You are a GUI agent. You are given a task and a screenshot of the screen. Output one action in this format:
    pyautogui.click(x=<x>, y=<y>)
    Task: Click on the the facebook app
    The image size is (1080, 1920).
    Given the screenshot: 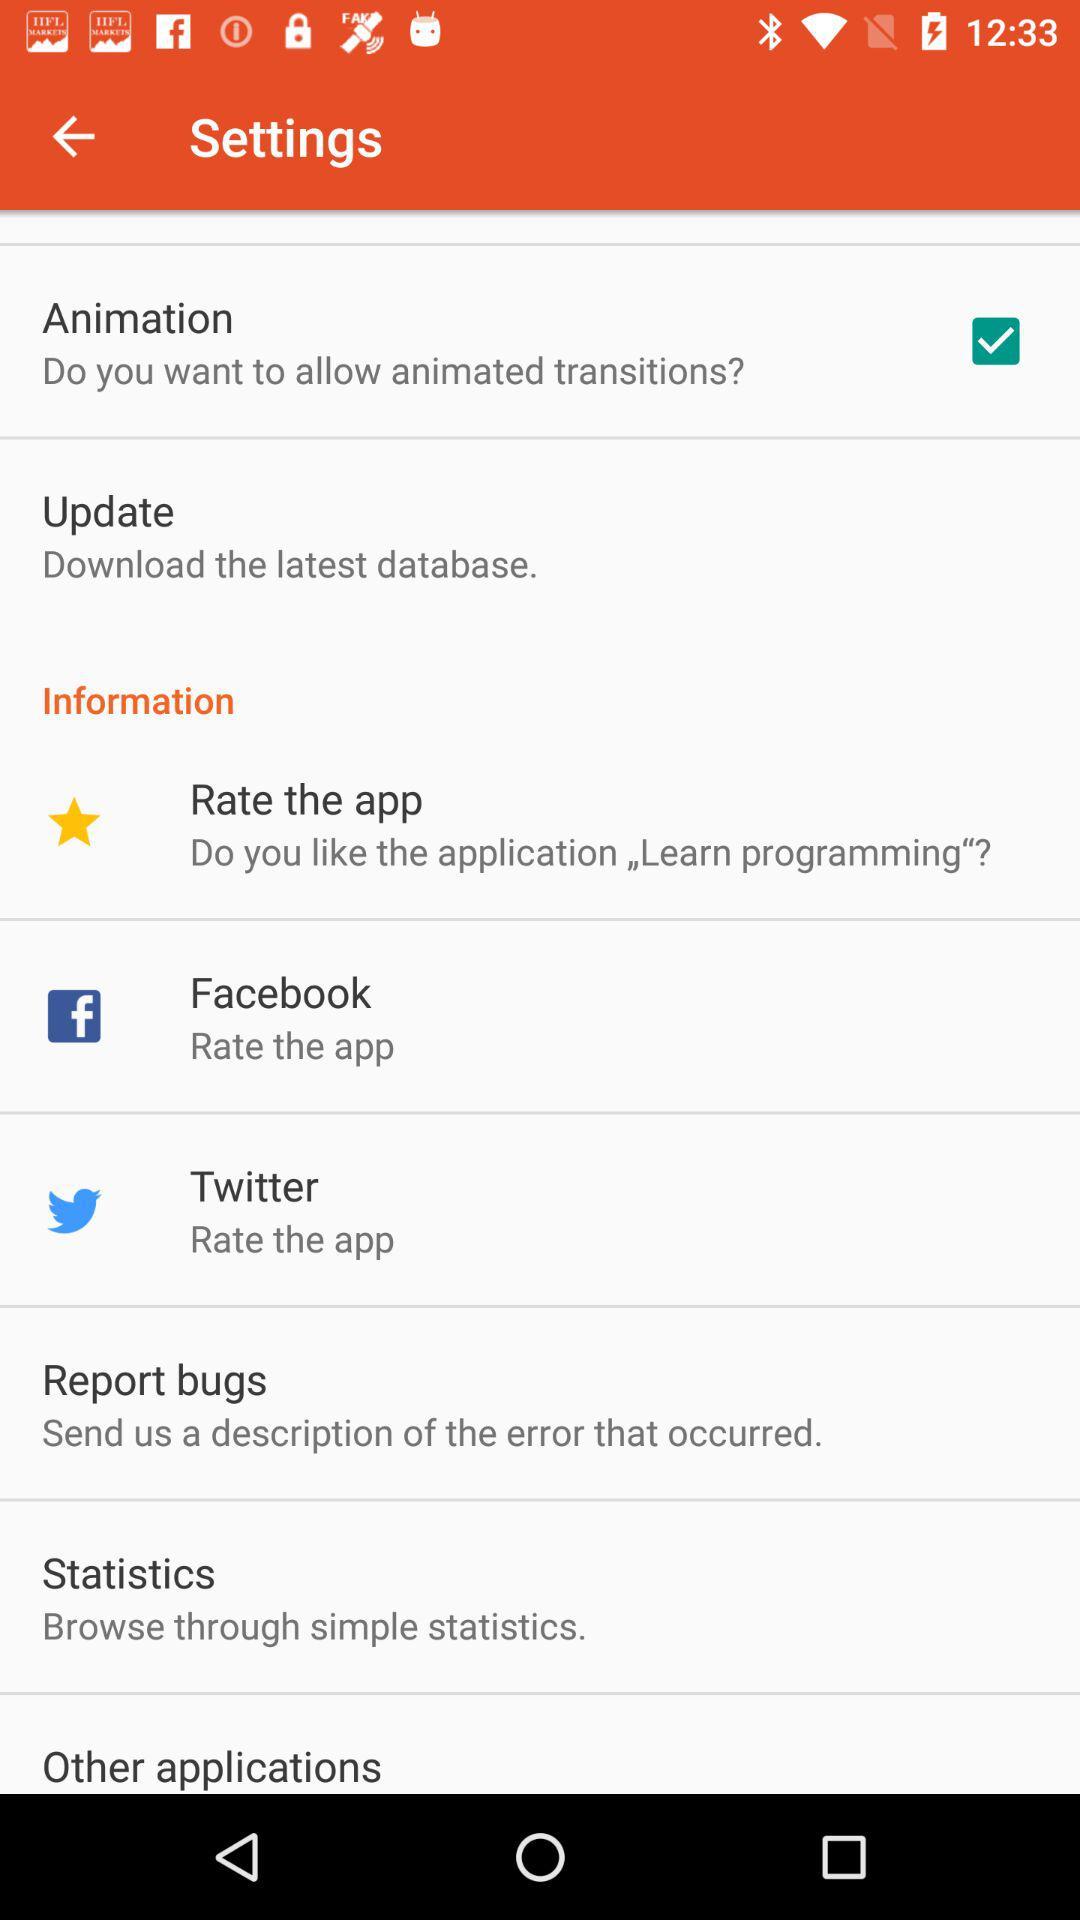 What is the action you would take?
    pyautogui.click(x=280, y=991)
    